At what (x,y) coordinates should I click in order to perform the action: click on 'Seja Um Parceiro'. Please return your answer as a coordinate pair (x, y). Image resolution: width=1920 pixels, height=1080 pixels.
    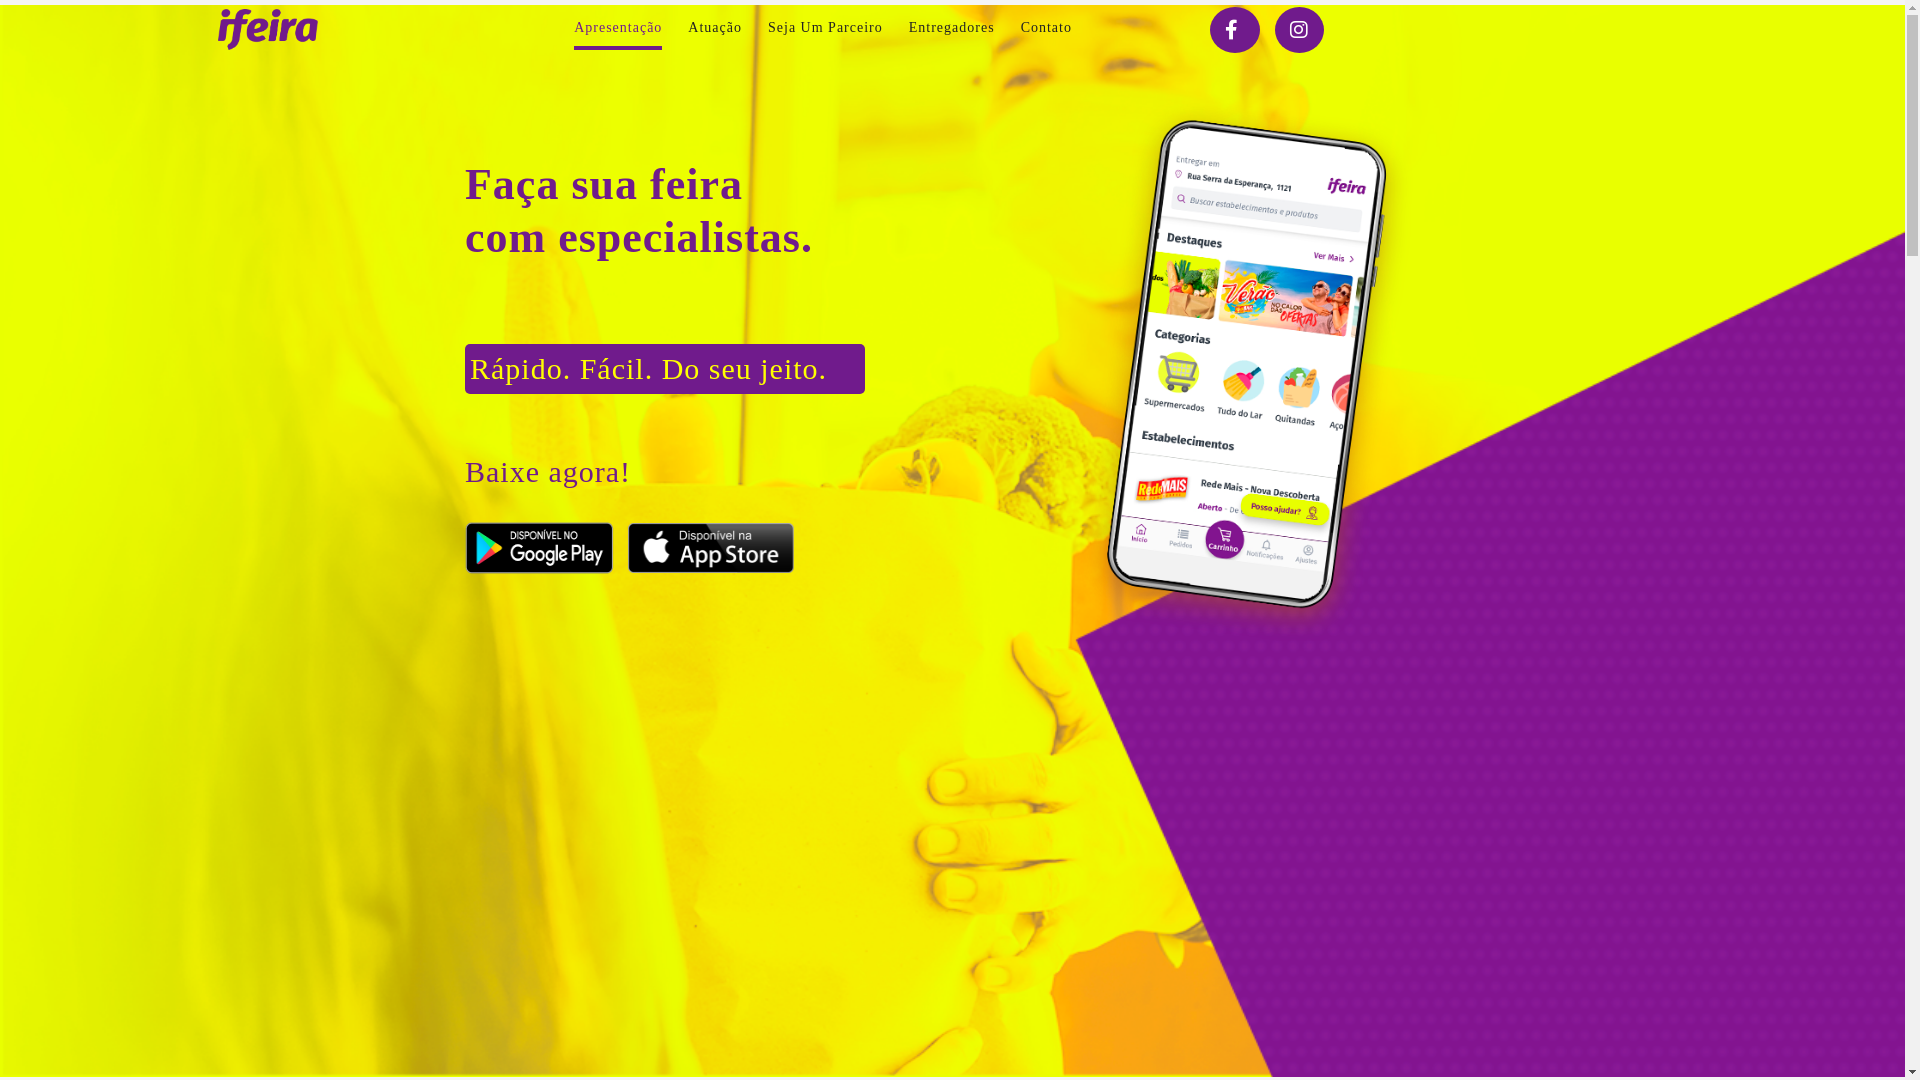
    Looking at the image, I should click on (825, 27).